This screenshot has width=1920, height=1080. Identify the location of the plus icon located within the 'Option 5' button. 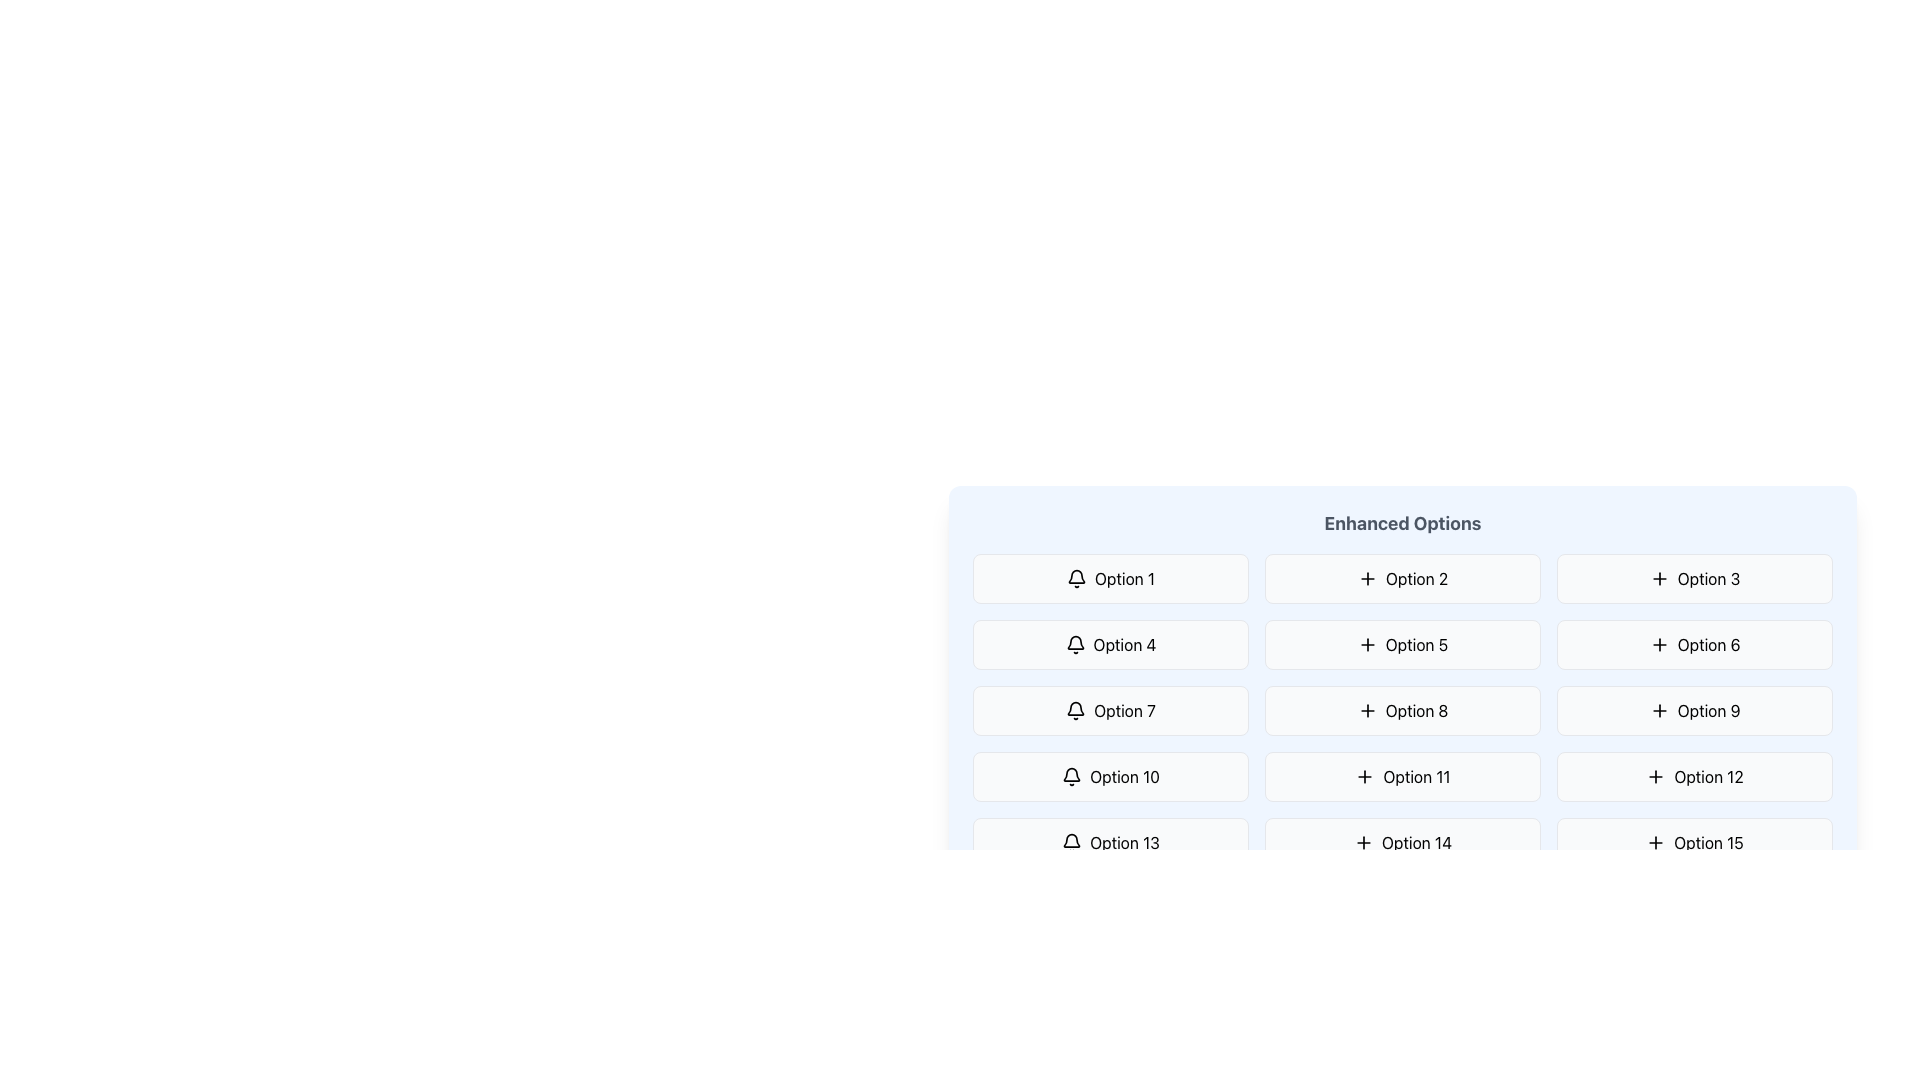
(1366, 644).